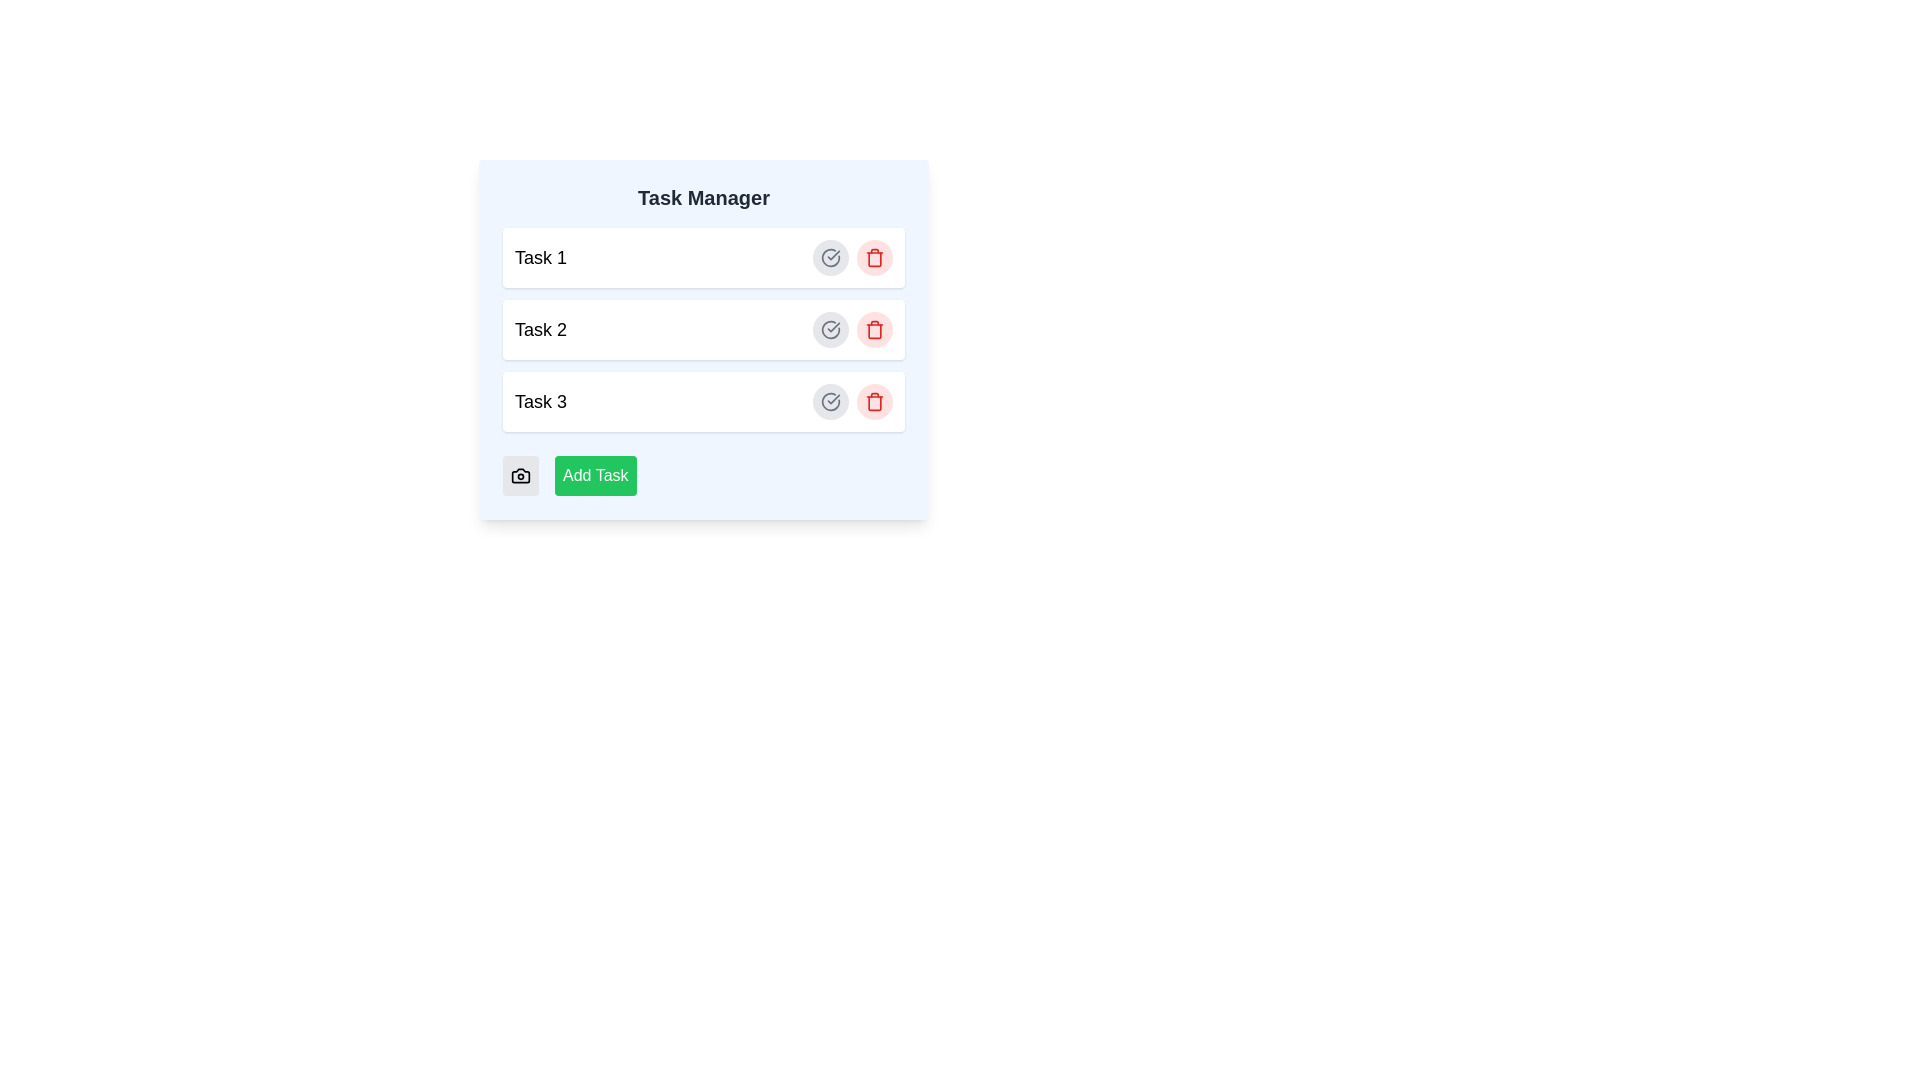 The image size is (1920, 1080). What do you see at coordinates (704, 329) in the screenshot?
I see `the second task item labeled 'Task 2' in the task management interface of the 'Task Manager'` at bounding box center [704, 329].